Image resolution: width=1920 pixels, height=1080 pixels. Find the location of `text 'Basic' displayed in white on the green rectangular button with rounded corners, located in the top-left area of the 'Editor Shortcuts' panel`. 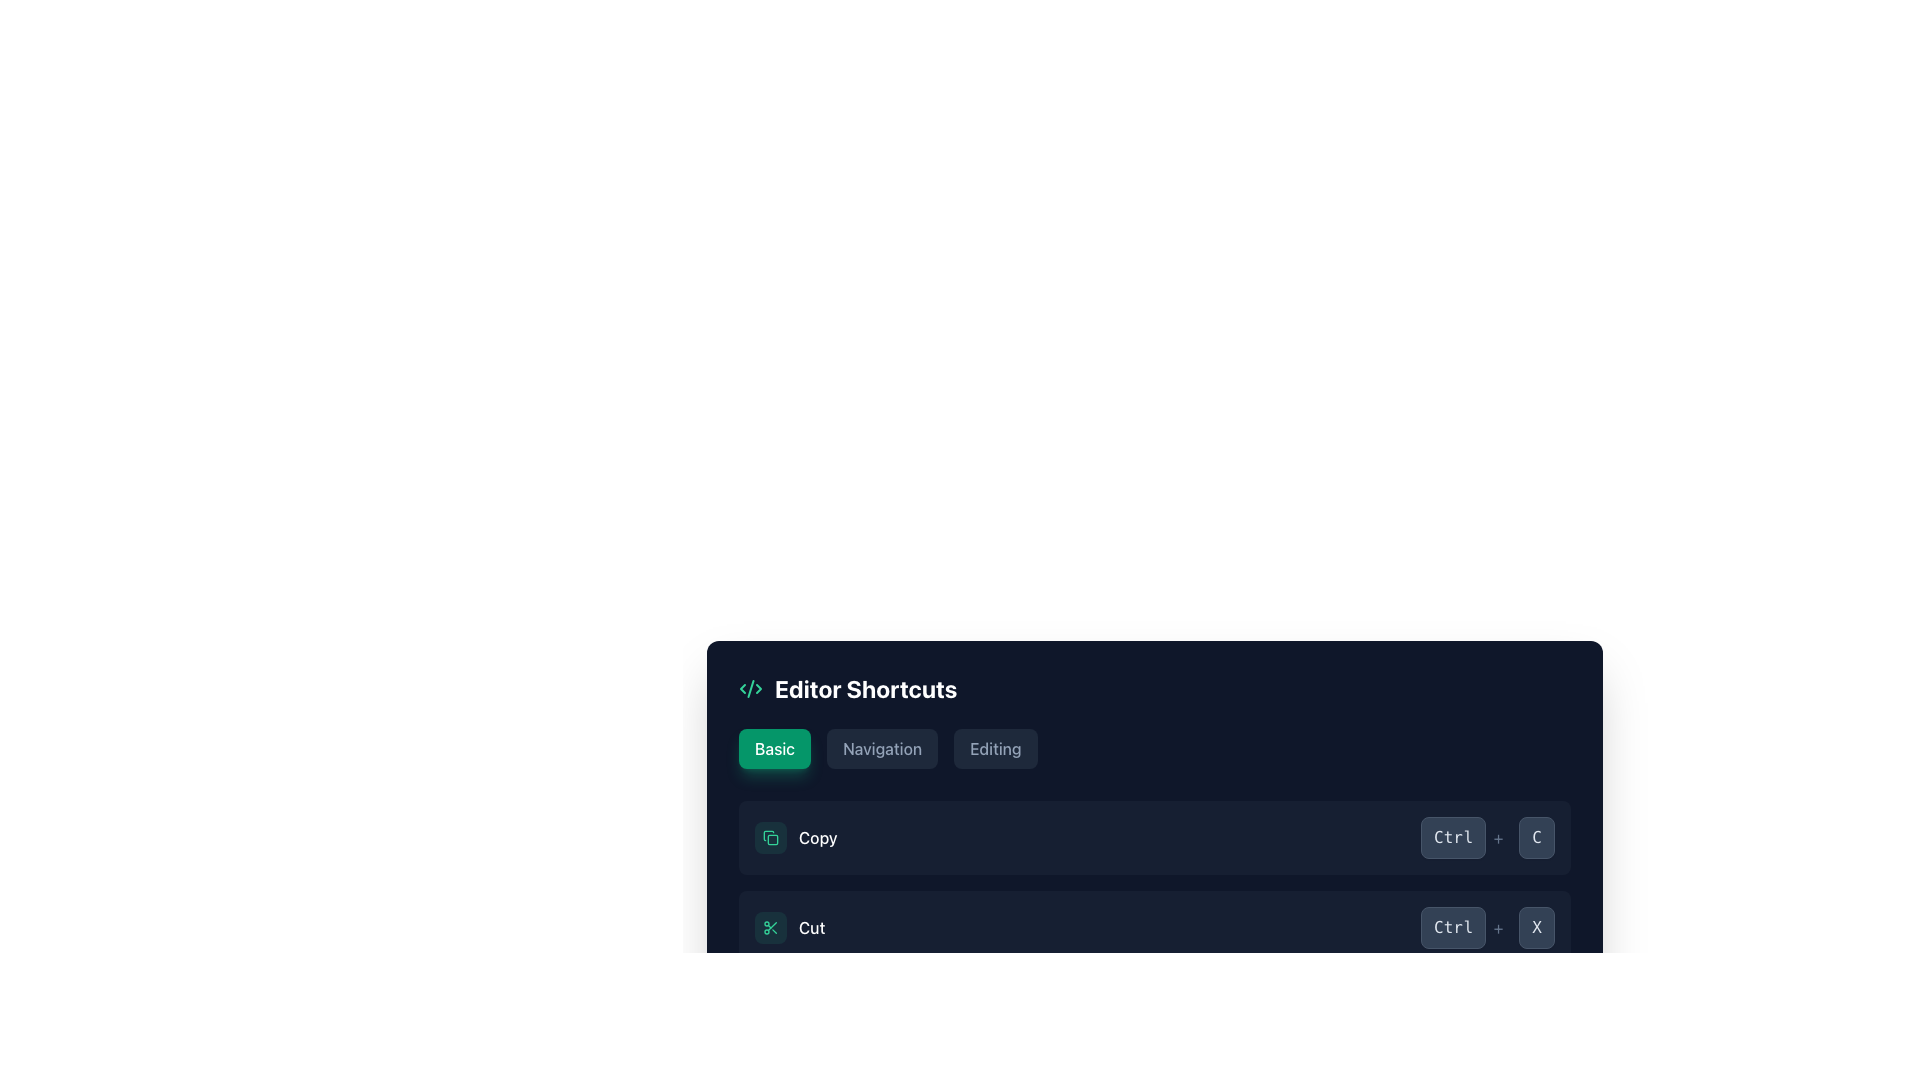

text 'Basic' displayed in white on the green rectangular button with rounded corners, located in the top-left area of the 'Editor Shortcuts' panel is located at coordinates (774, 748).